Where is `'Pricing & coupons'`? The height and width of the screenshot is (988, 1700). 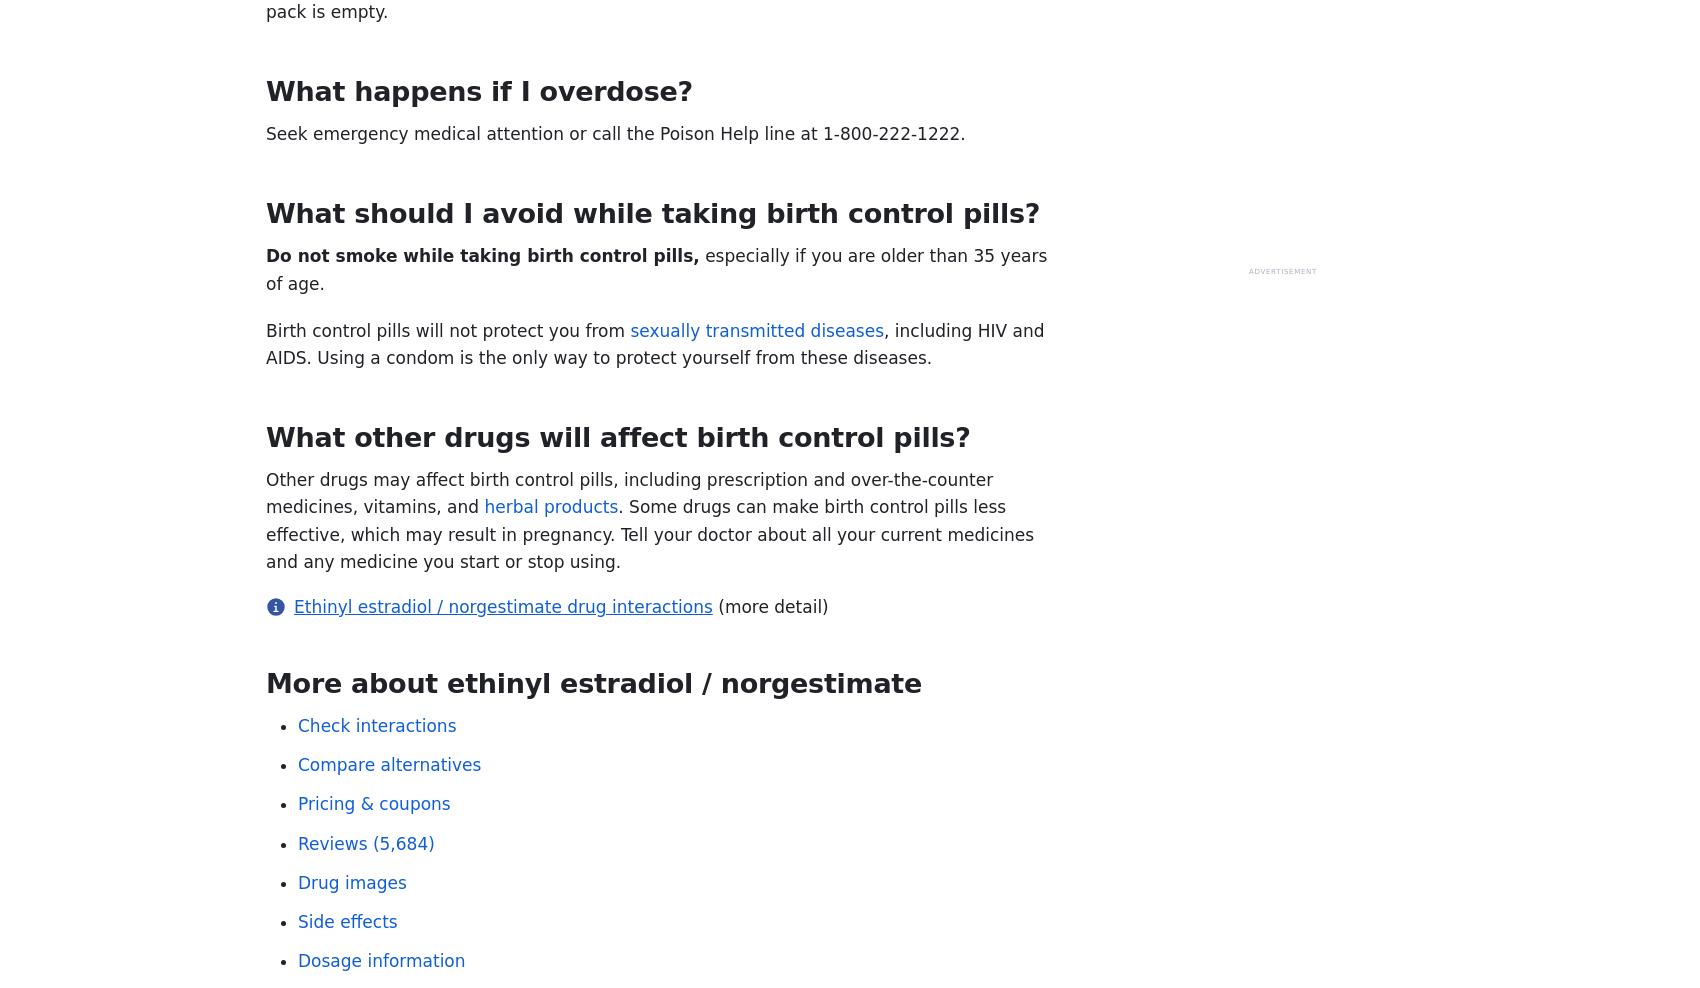 'Pricing & coupons' is located at coordinates (373, 804).